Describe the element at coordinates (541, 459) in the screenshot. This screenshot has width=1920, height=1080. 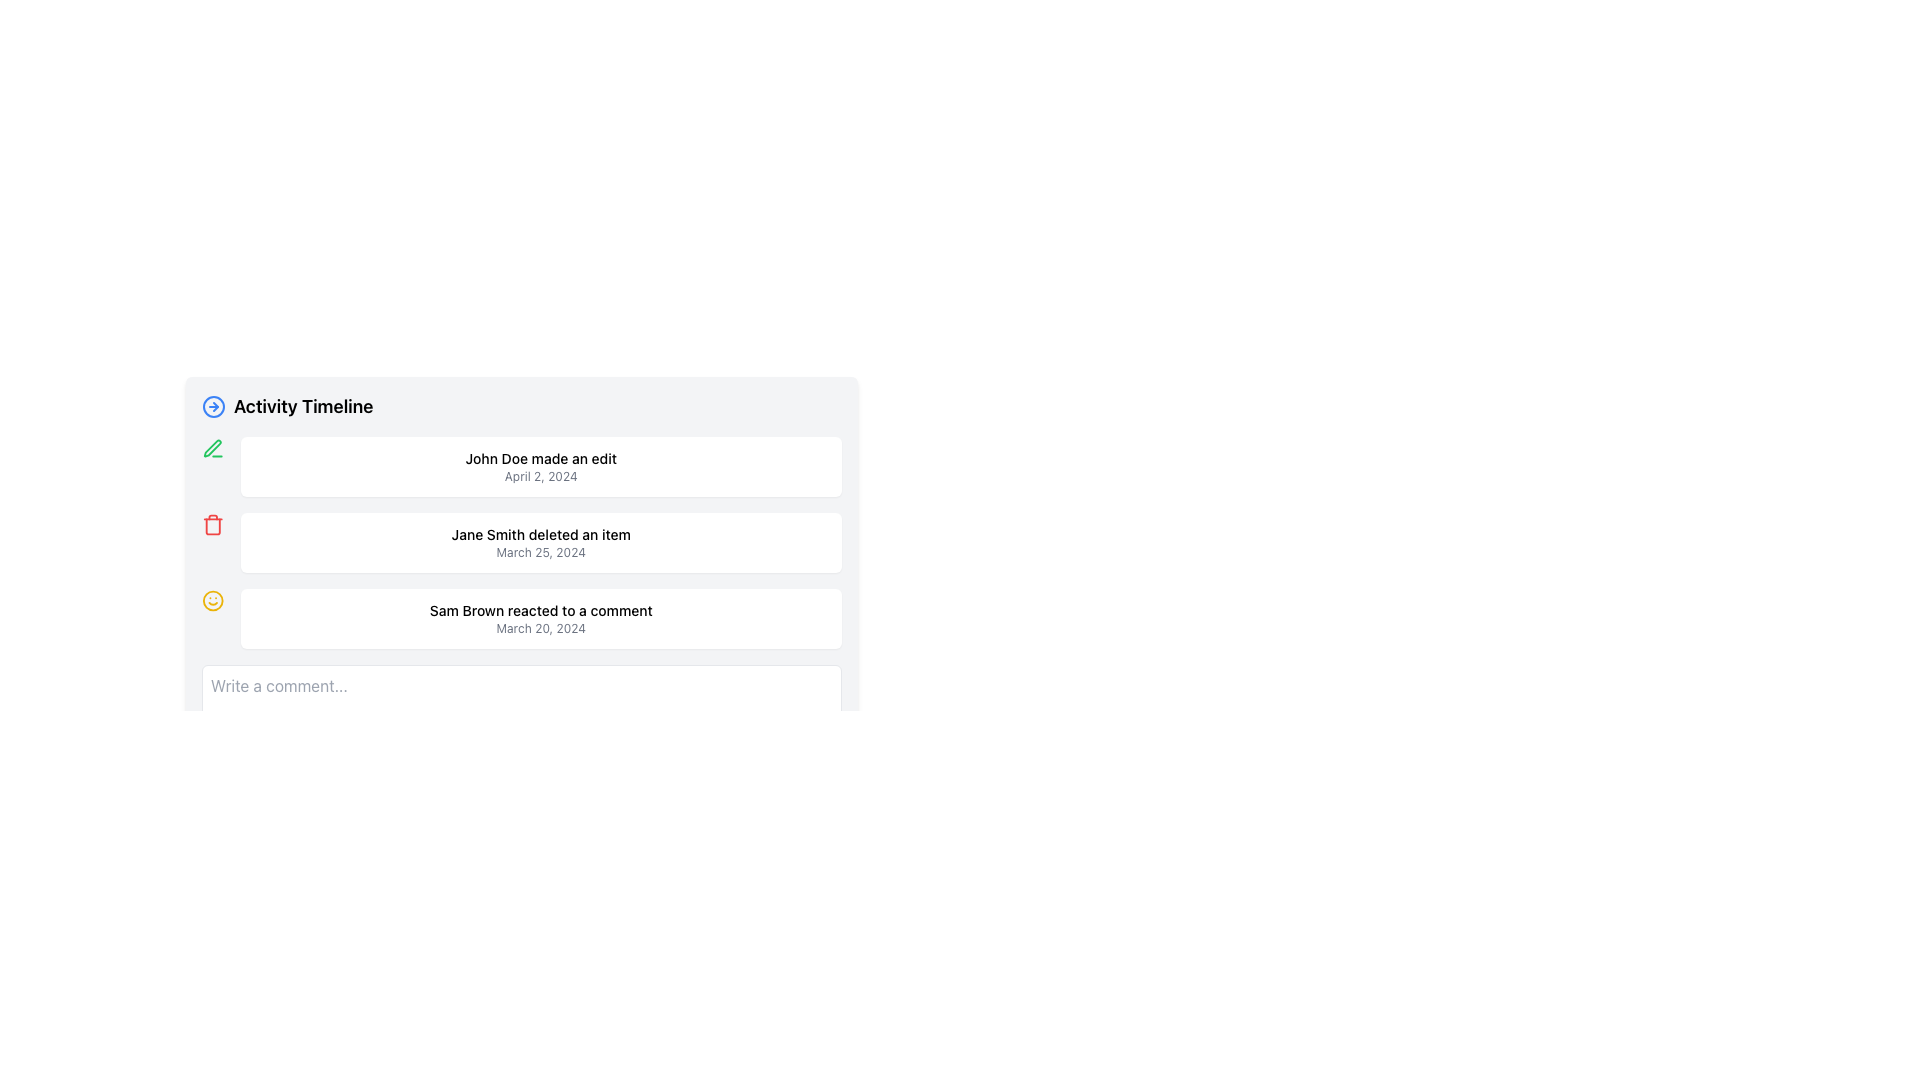
I see `the static text label that indicates 'John Doe made an edit' in the Activity Timeline panel, which is the first entry in the timeline` at that location.